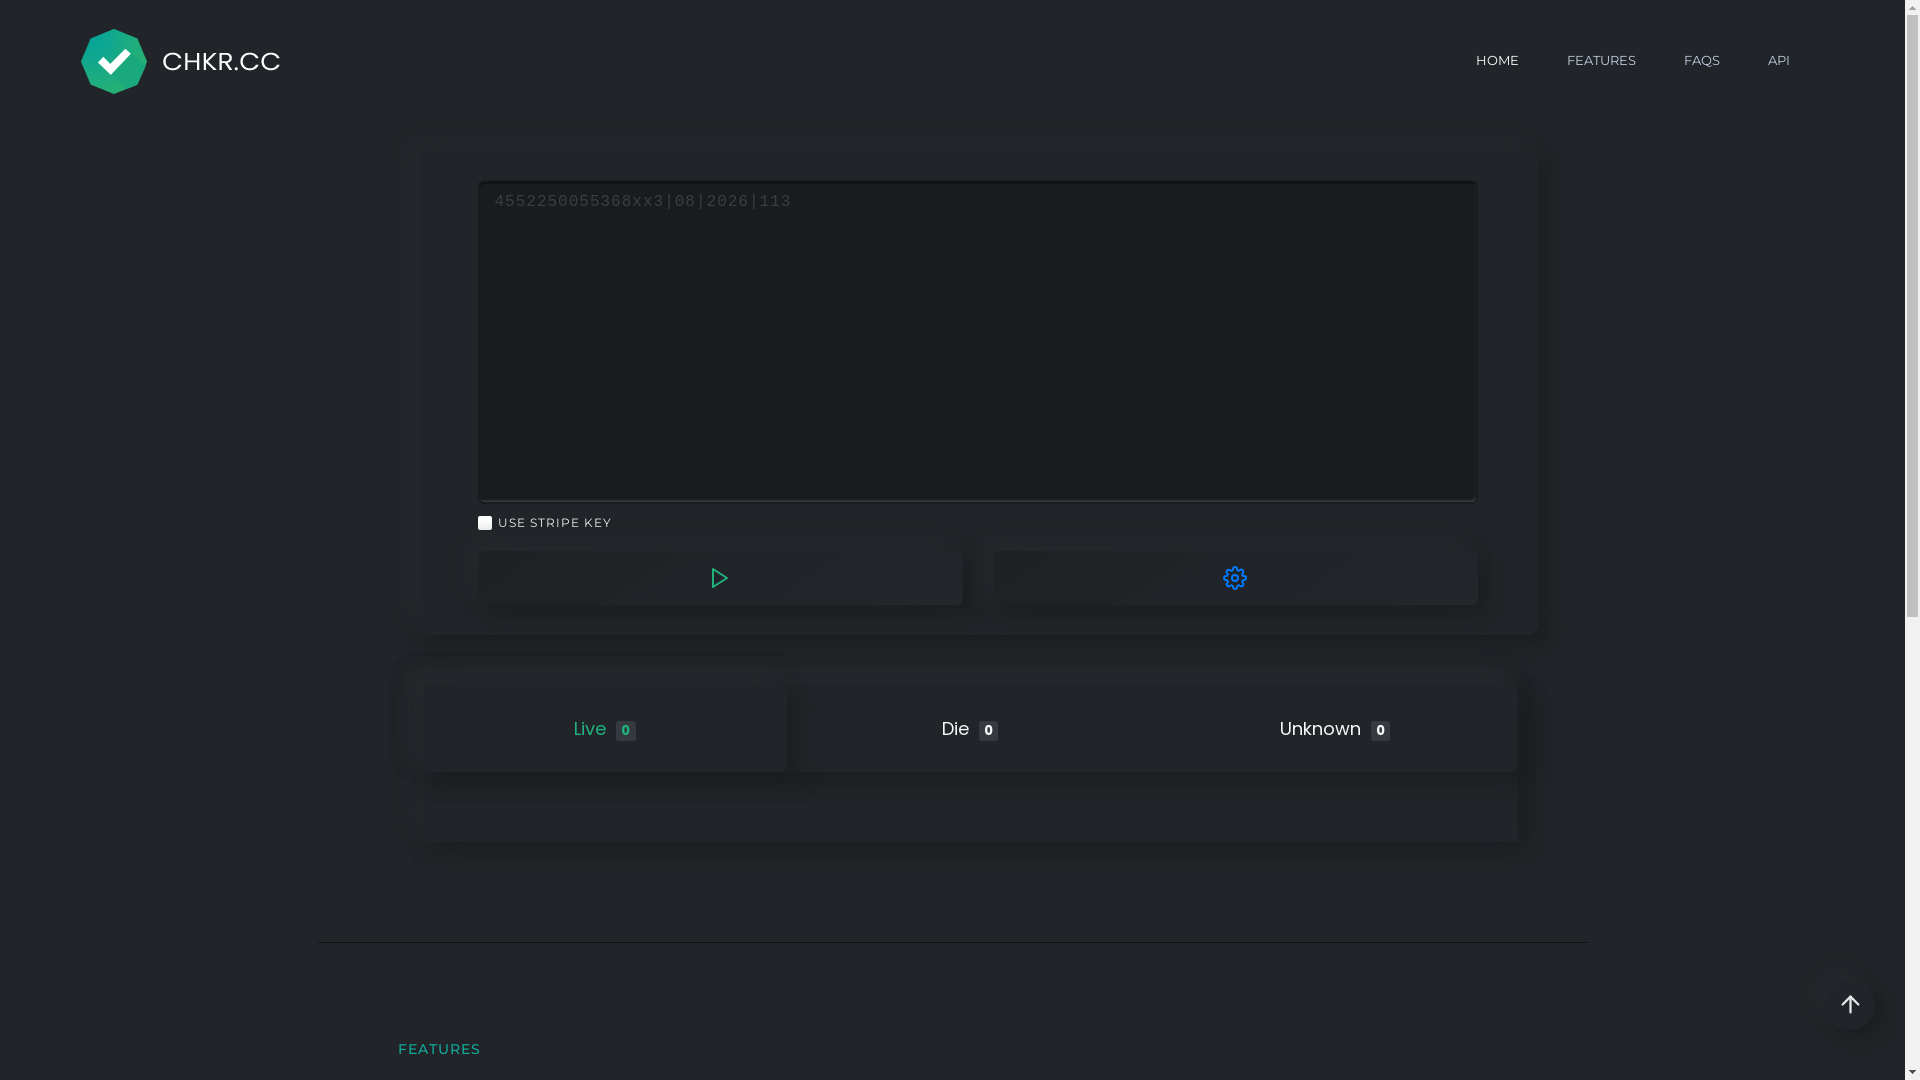 The image size is (1920, 1080). Describe the element at coordinates (603, 728) in the screenshot. I see `'Live0'` at that location.